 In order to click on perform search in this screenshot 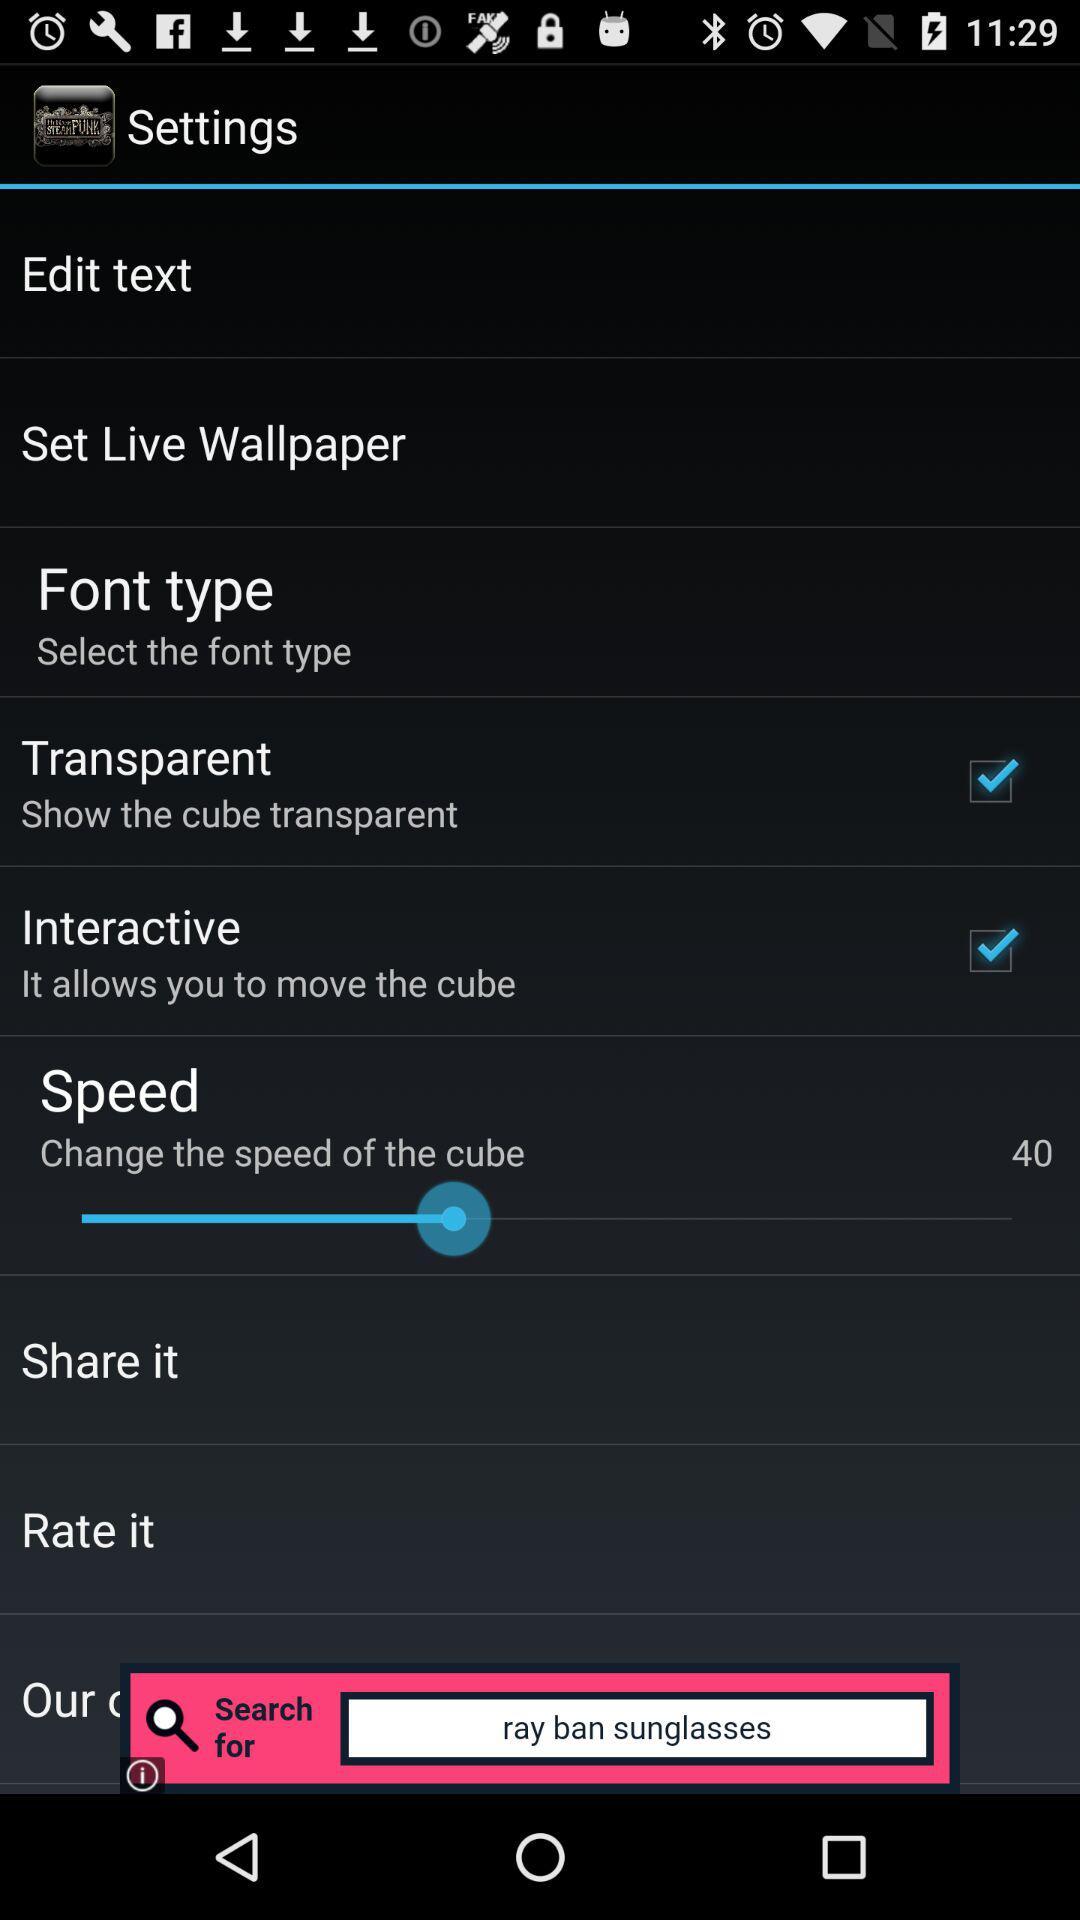, I will do `click(540, 1727)`.